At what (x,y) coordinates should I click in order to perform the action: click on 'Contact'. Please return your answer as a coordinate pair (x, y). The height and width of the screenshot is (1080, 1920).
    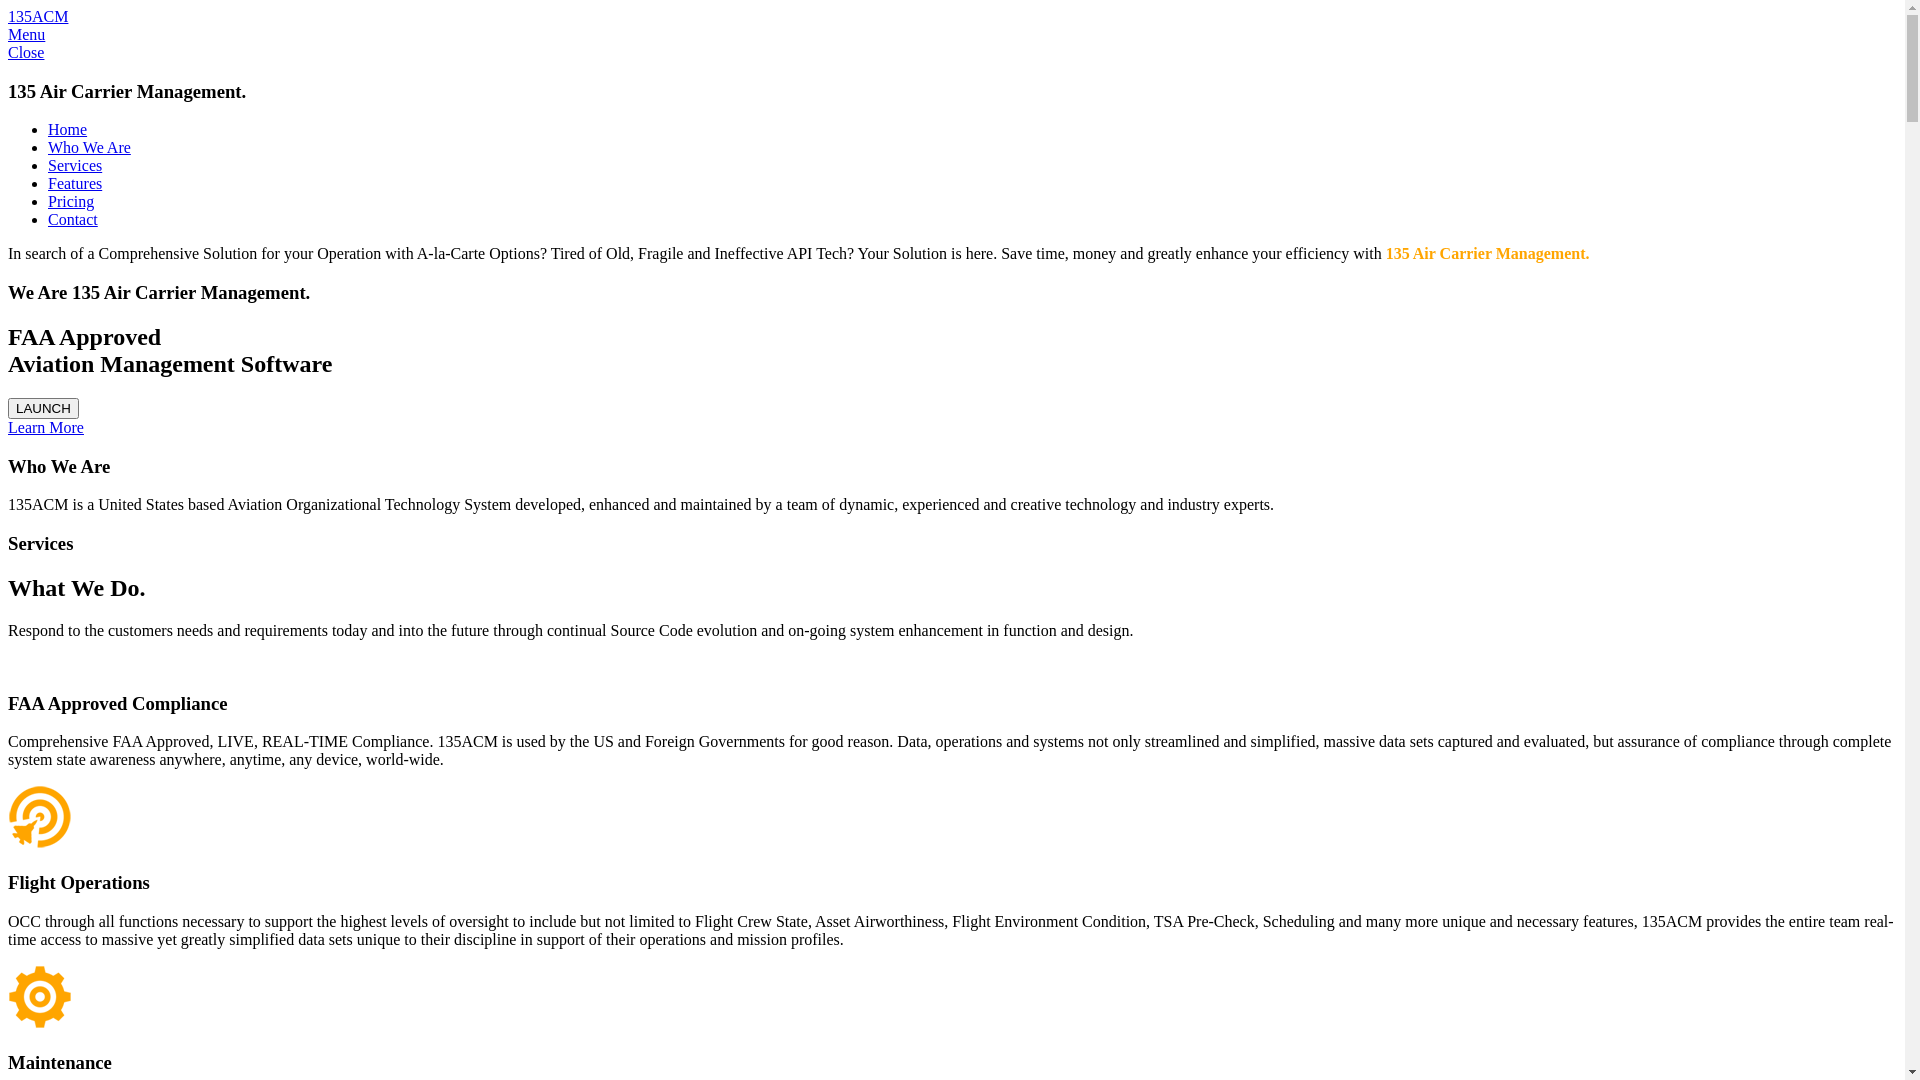
    Looking at the image, I should click on (48, 219).